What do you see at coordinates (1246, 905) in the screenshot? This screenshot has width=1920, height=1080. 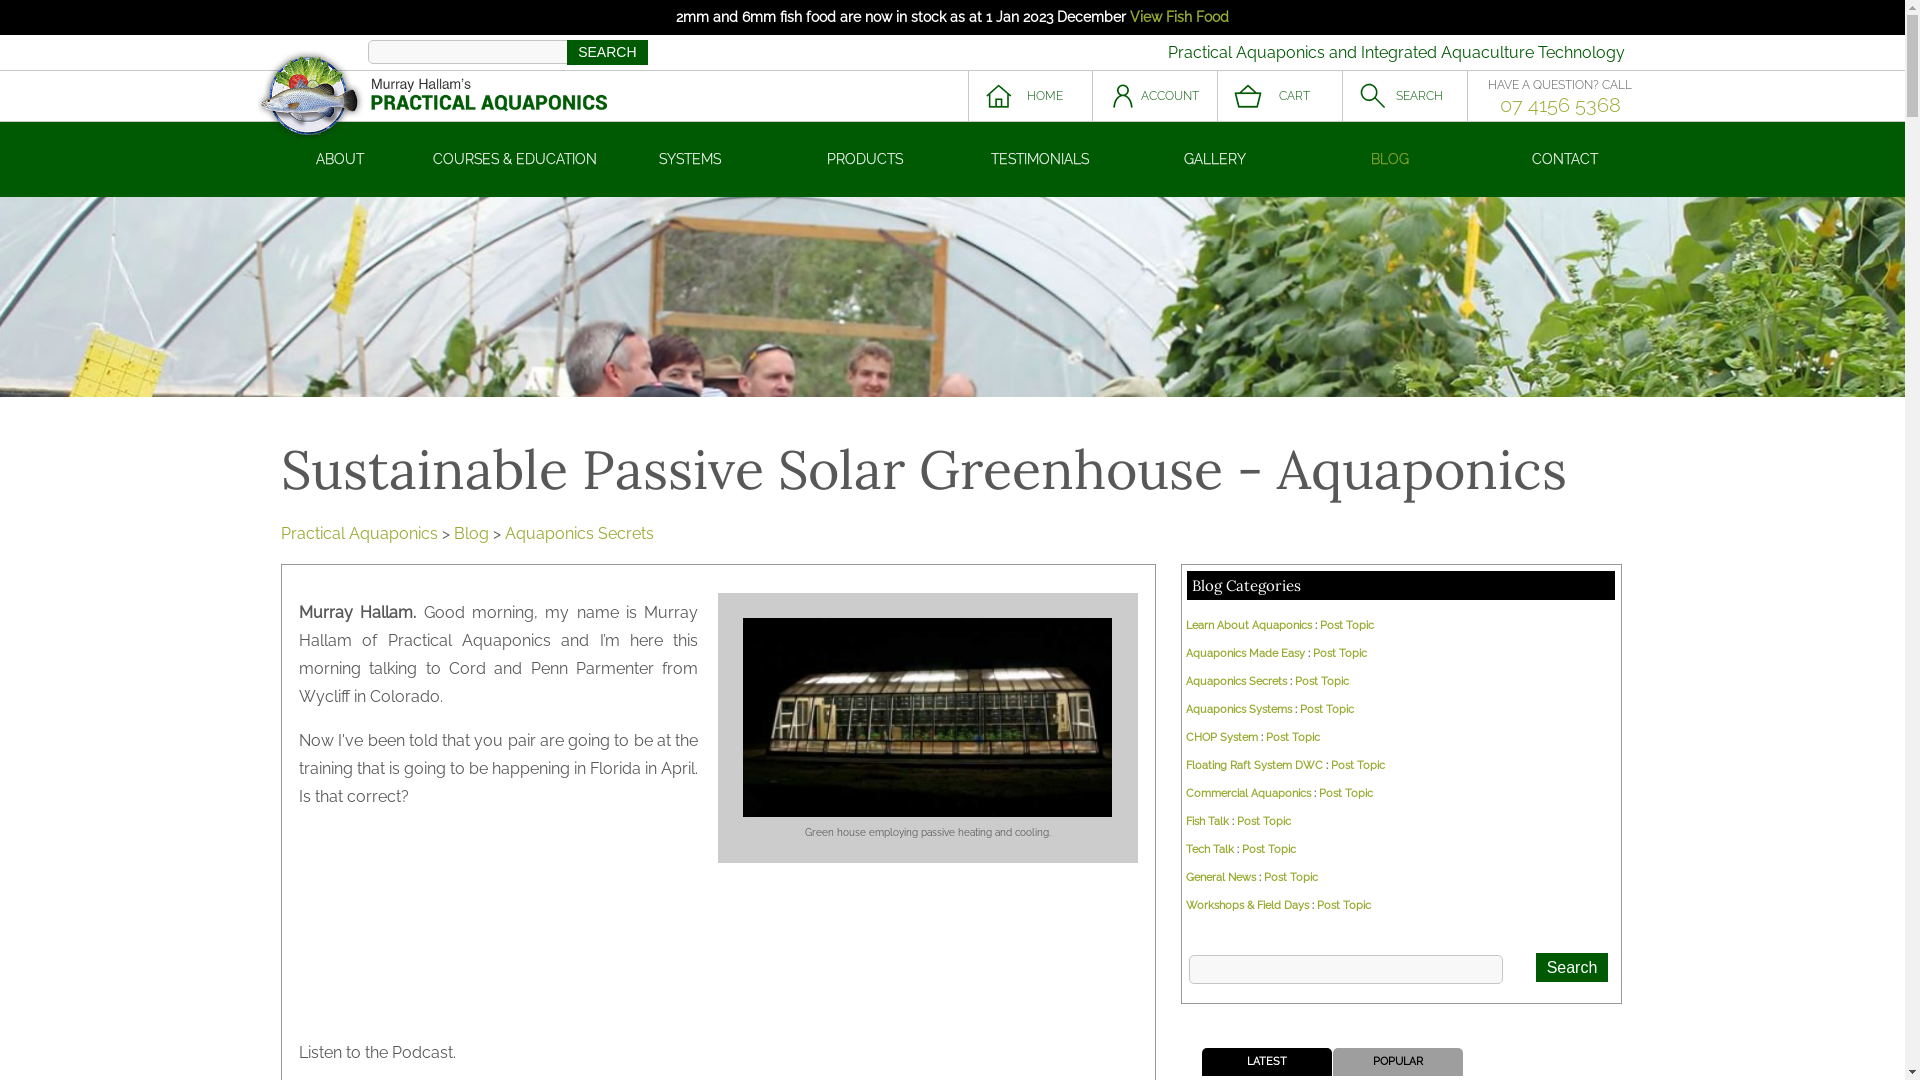 I see `'Workshops & Field Days'` at bounding box center [1246, 905].